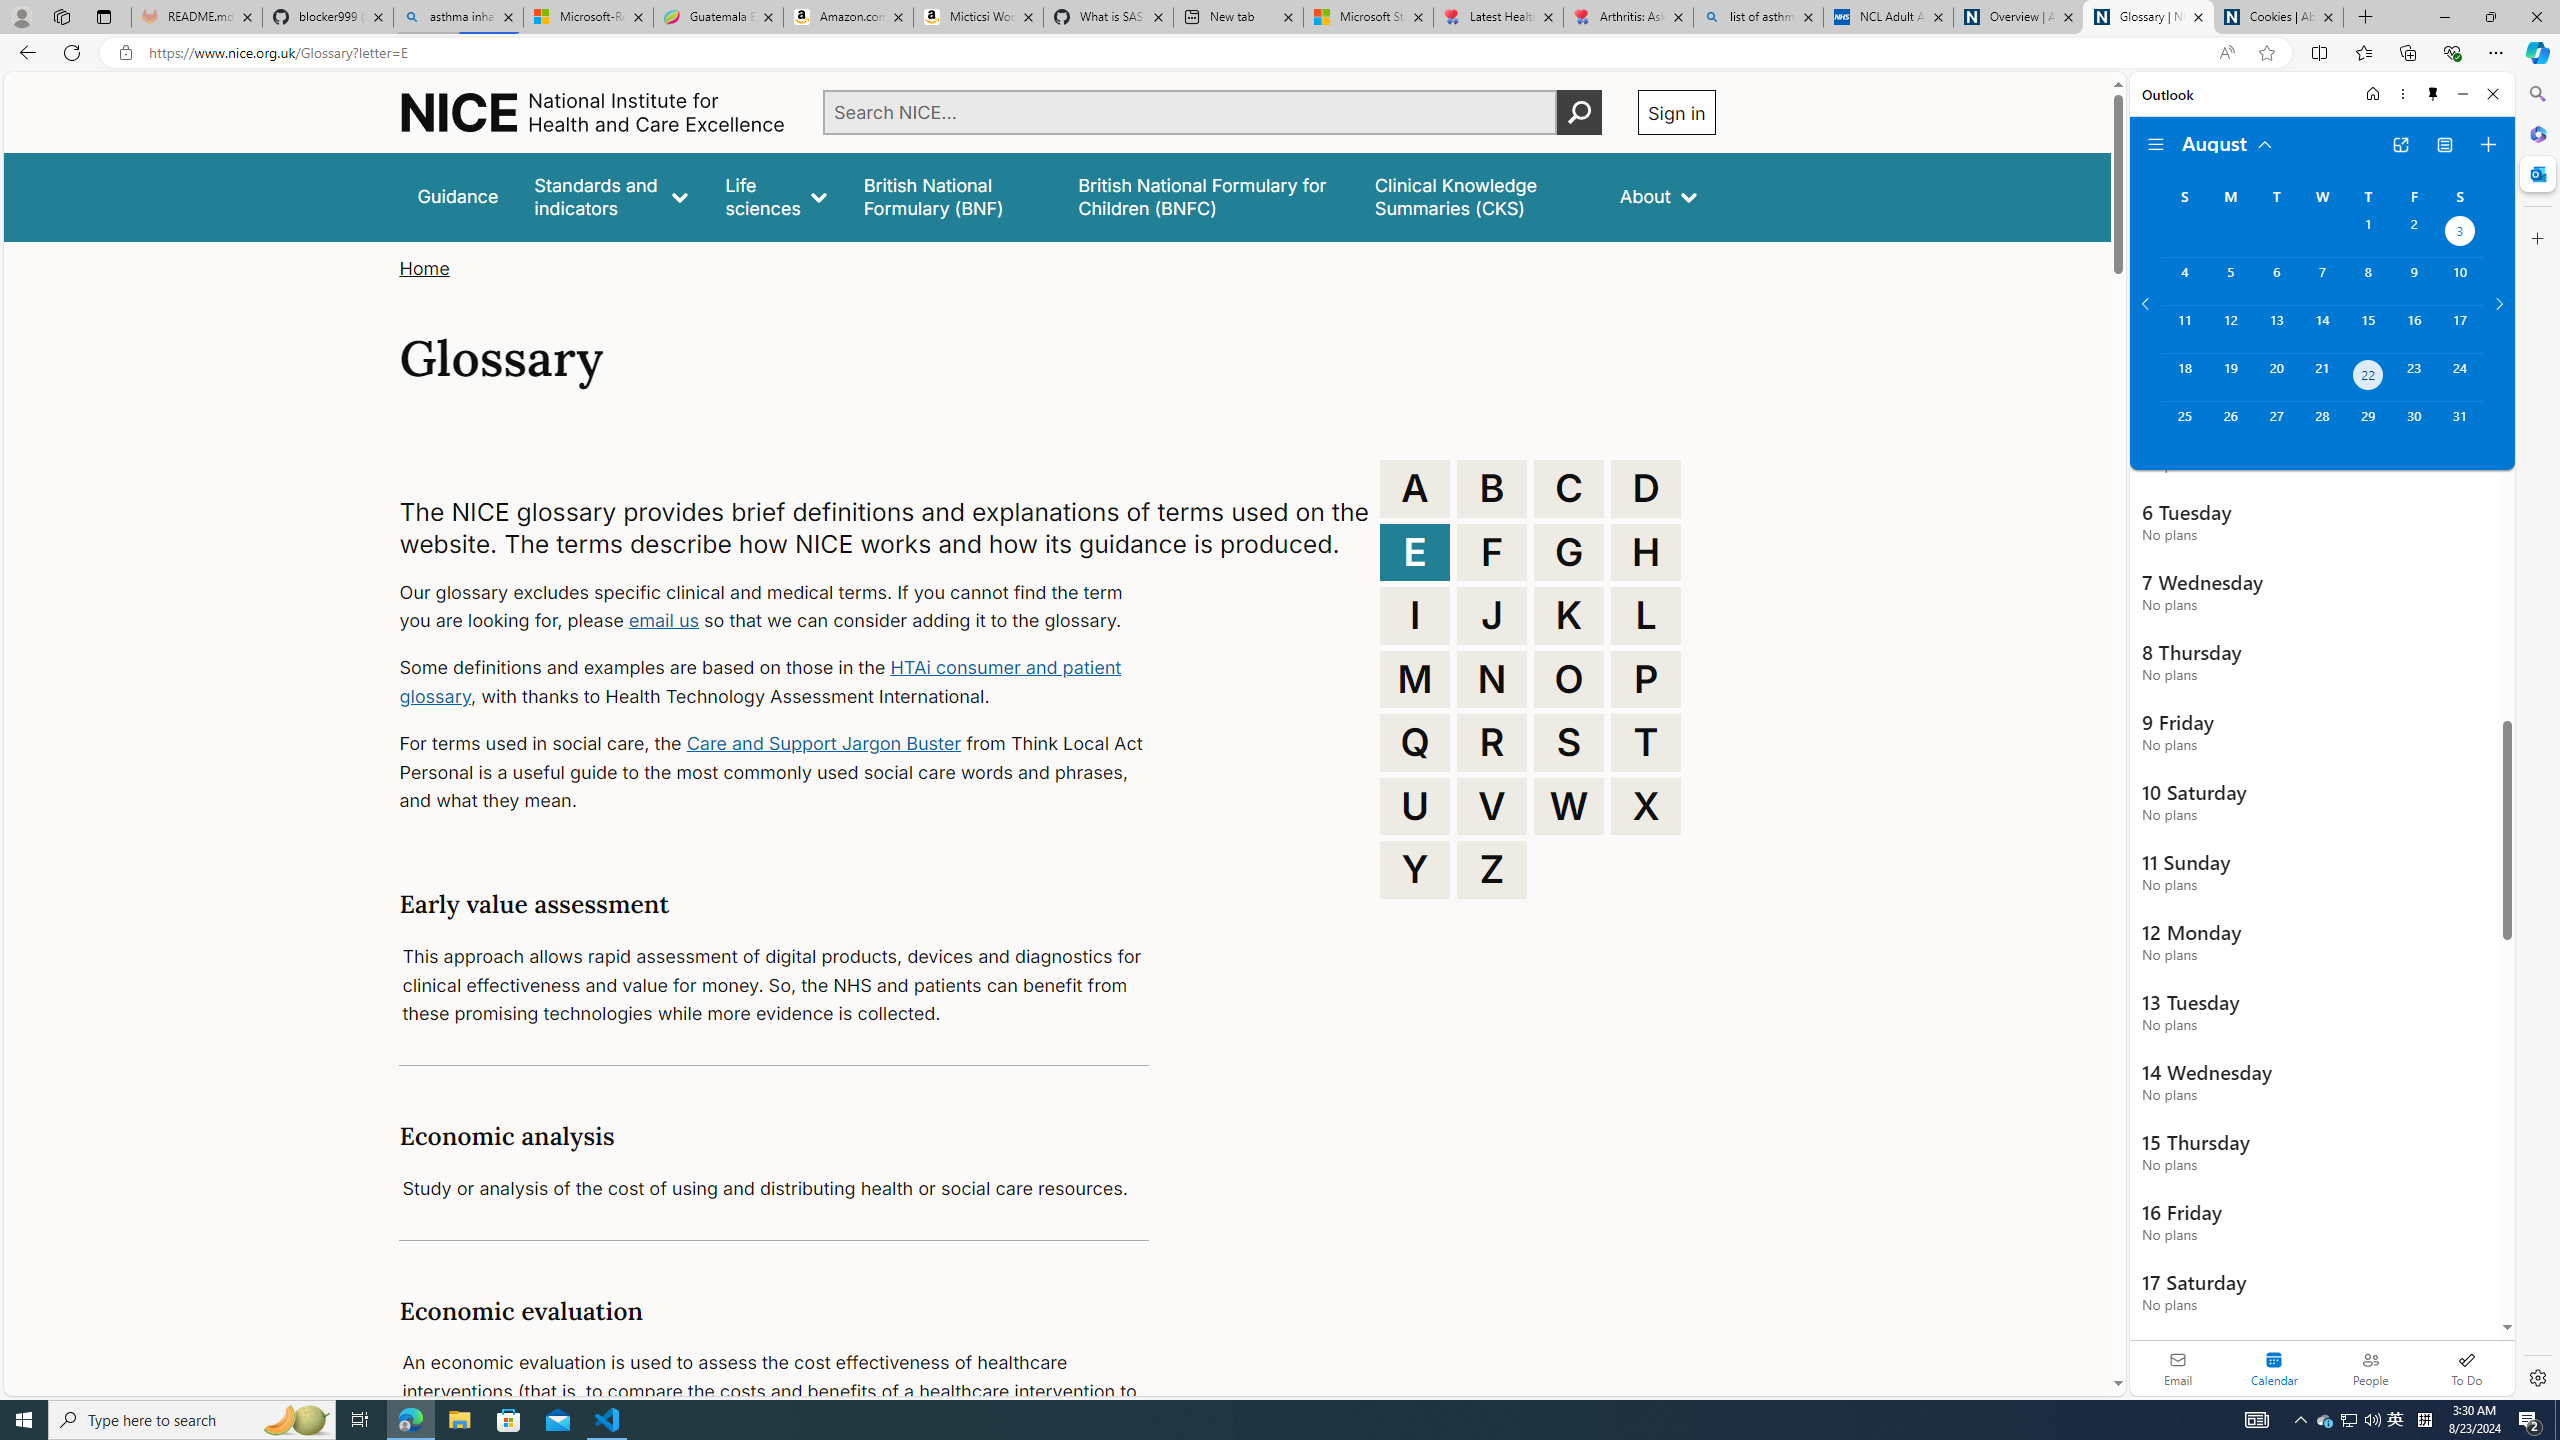 The height and width of the screenshot is (1440, 2560). What do you see at coordinates (2368, 376) in the screenshot?
I see `'Thursday, August 22, 2024. Today. '` at bounding box center [2368, 376].